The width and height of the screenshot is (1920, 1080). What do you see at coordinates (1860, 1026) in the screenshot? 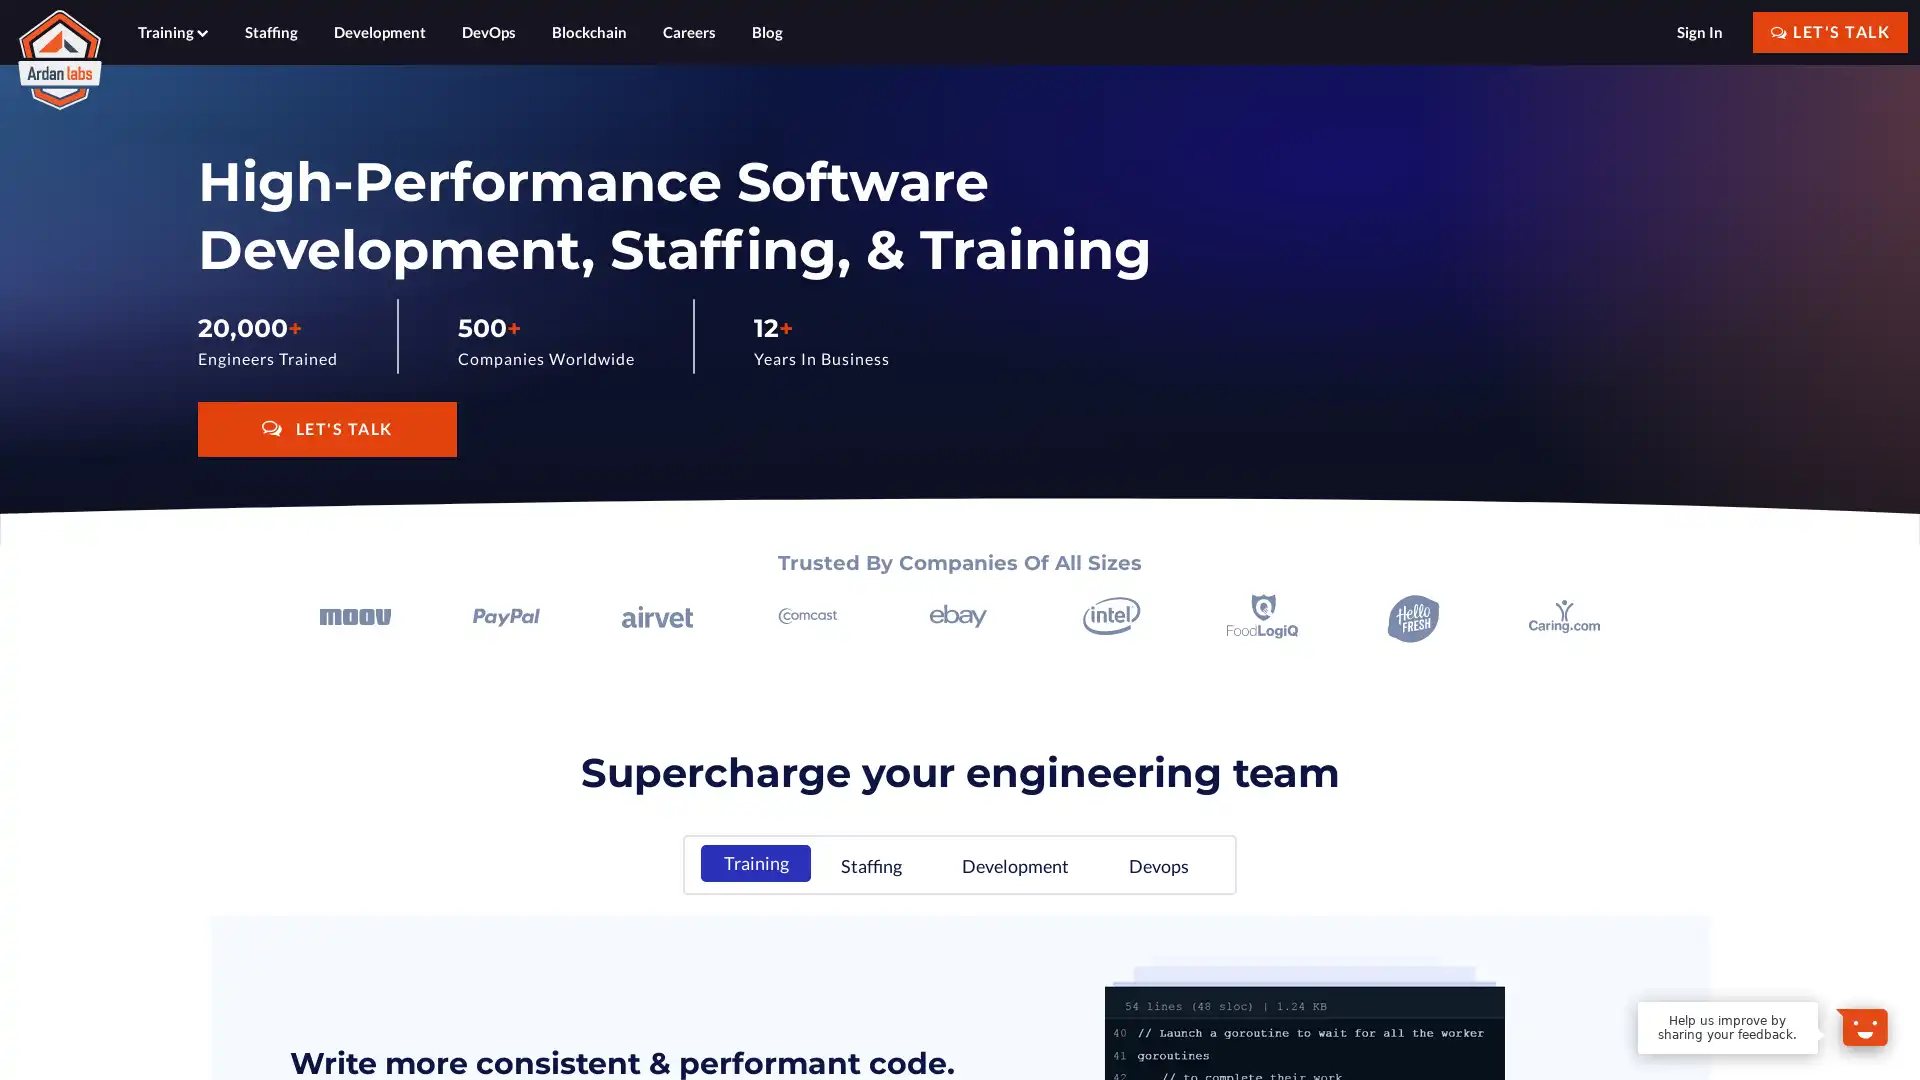
I see `Open` at bounding box center [1860, 1026].